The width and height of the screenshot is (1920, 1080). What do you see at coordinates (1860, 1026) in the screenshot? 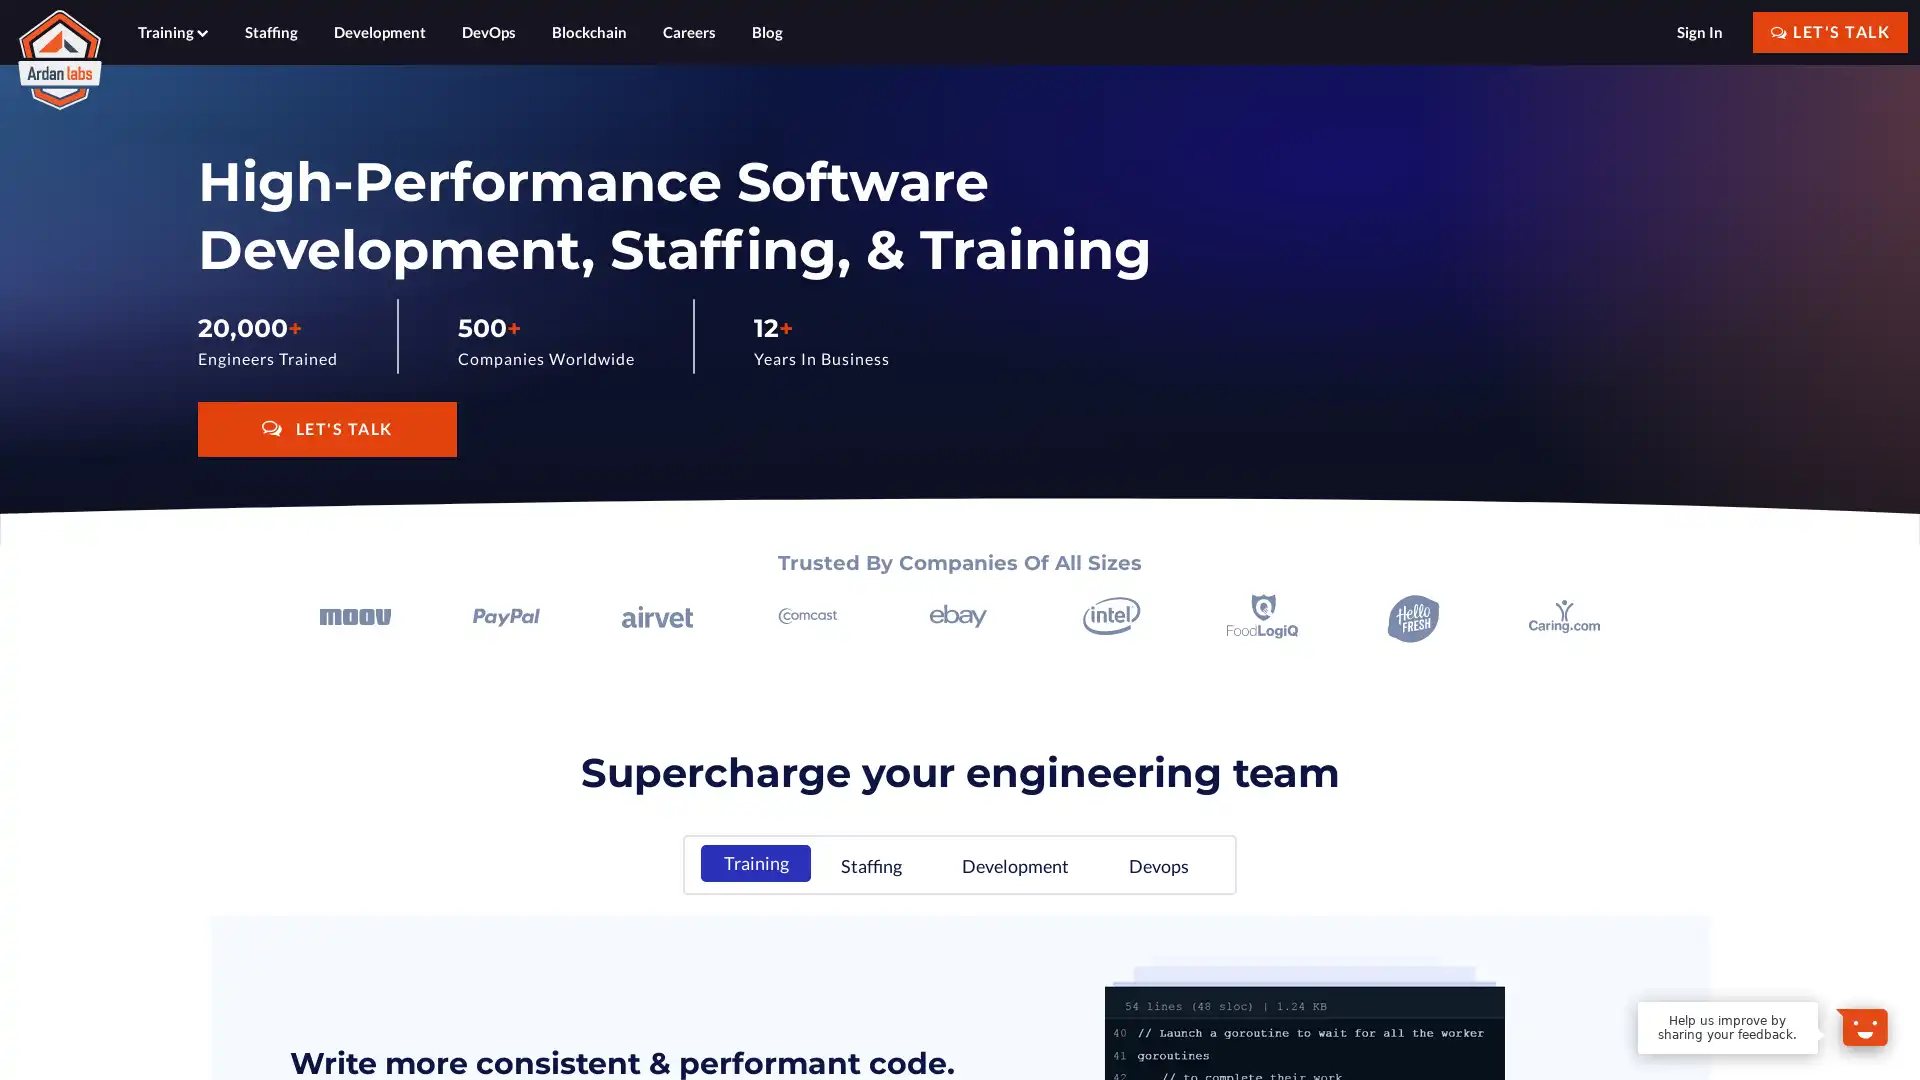
I see `Open` at bounding box center [1860, 1026].